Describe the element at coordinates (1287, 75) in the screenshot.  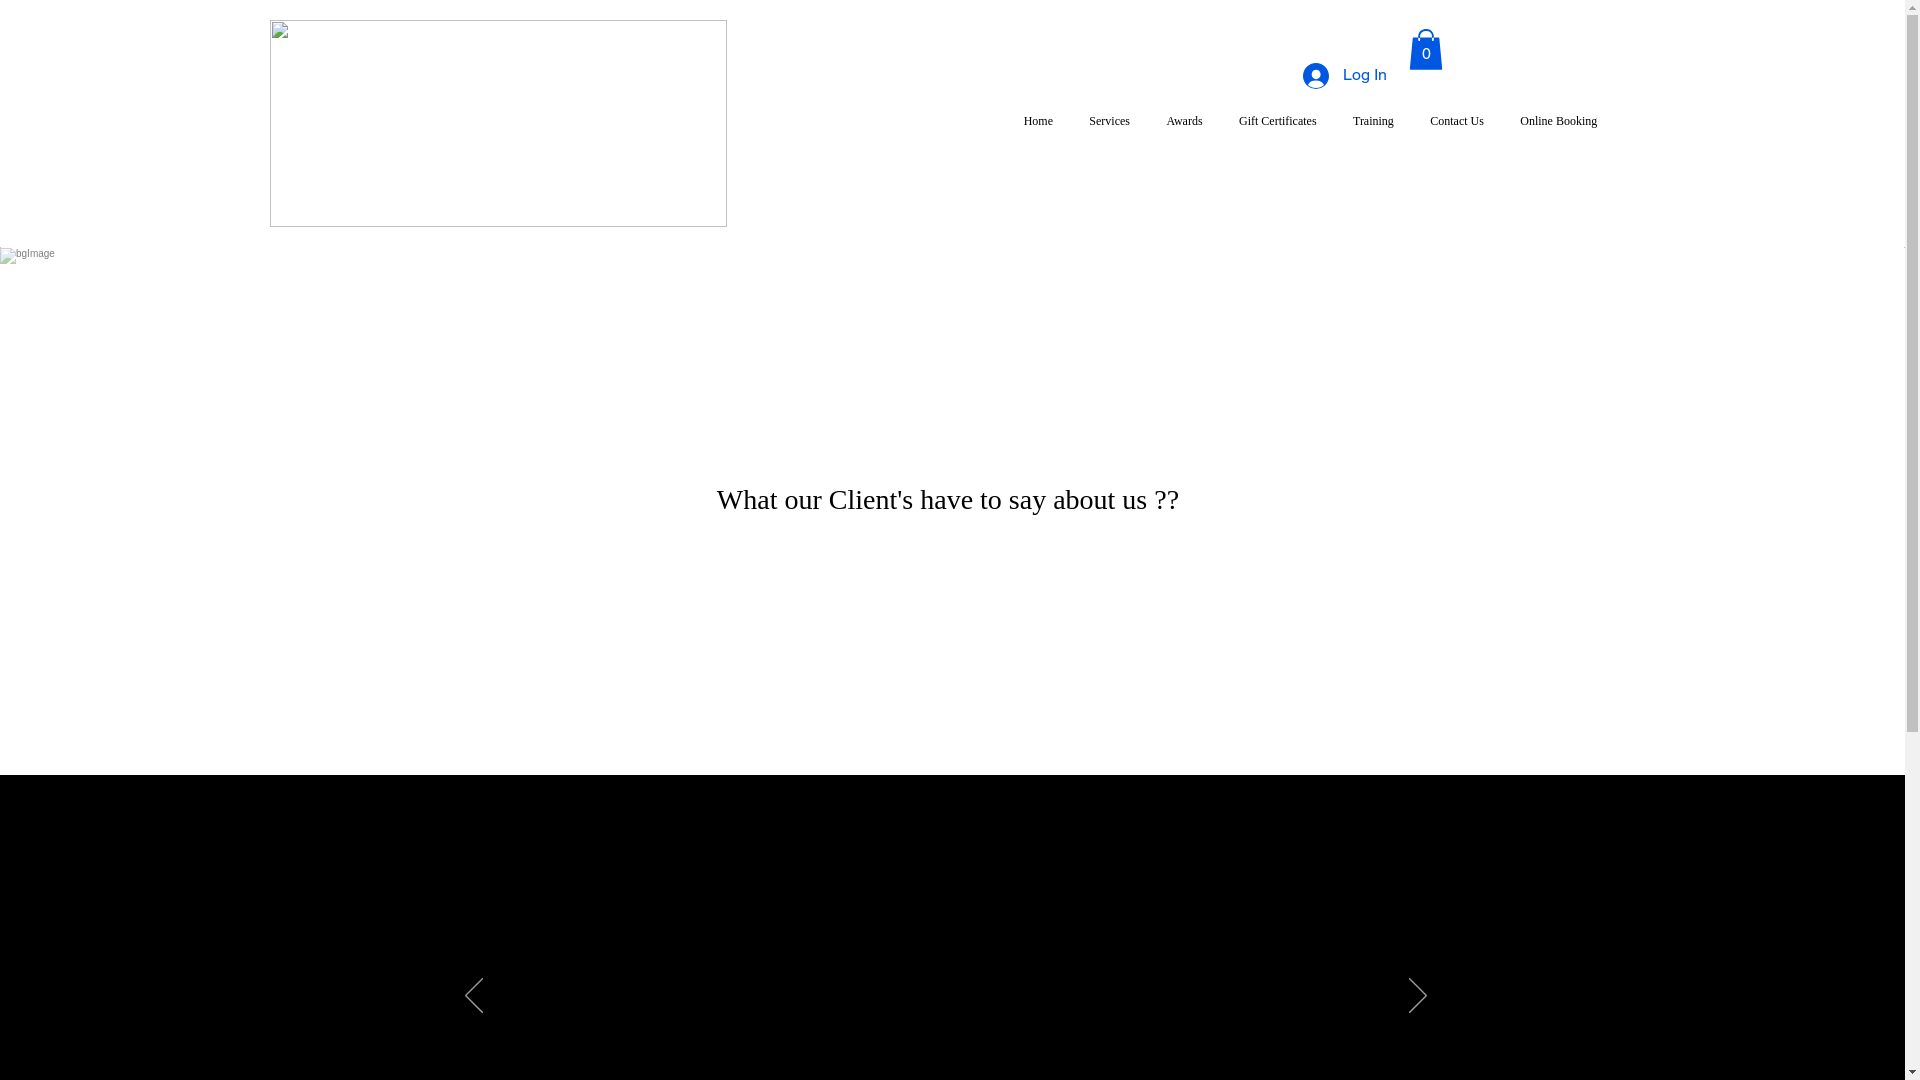
I see `'Log In'` at that location.